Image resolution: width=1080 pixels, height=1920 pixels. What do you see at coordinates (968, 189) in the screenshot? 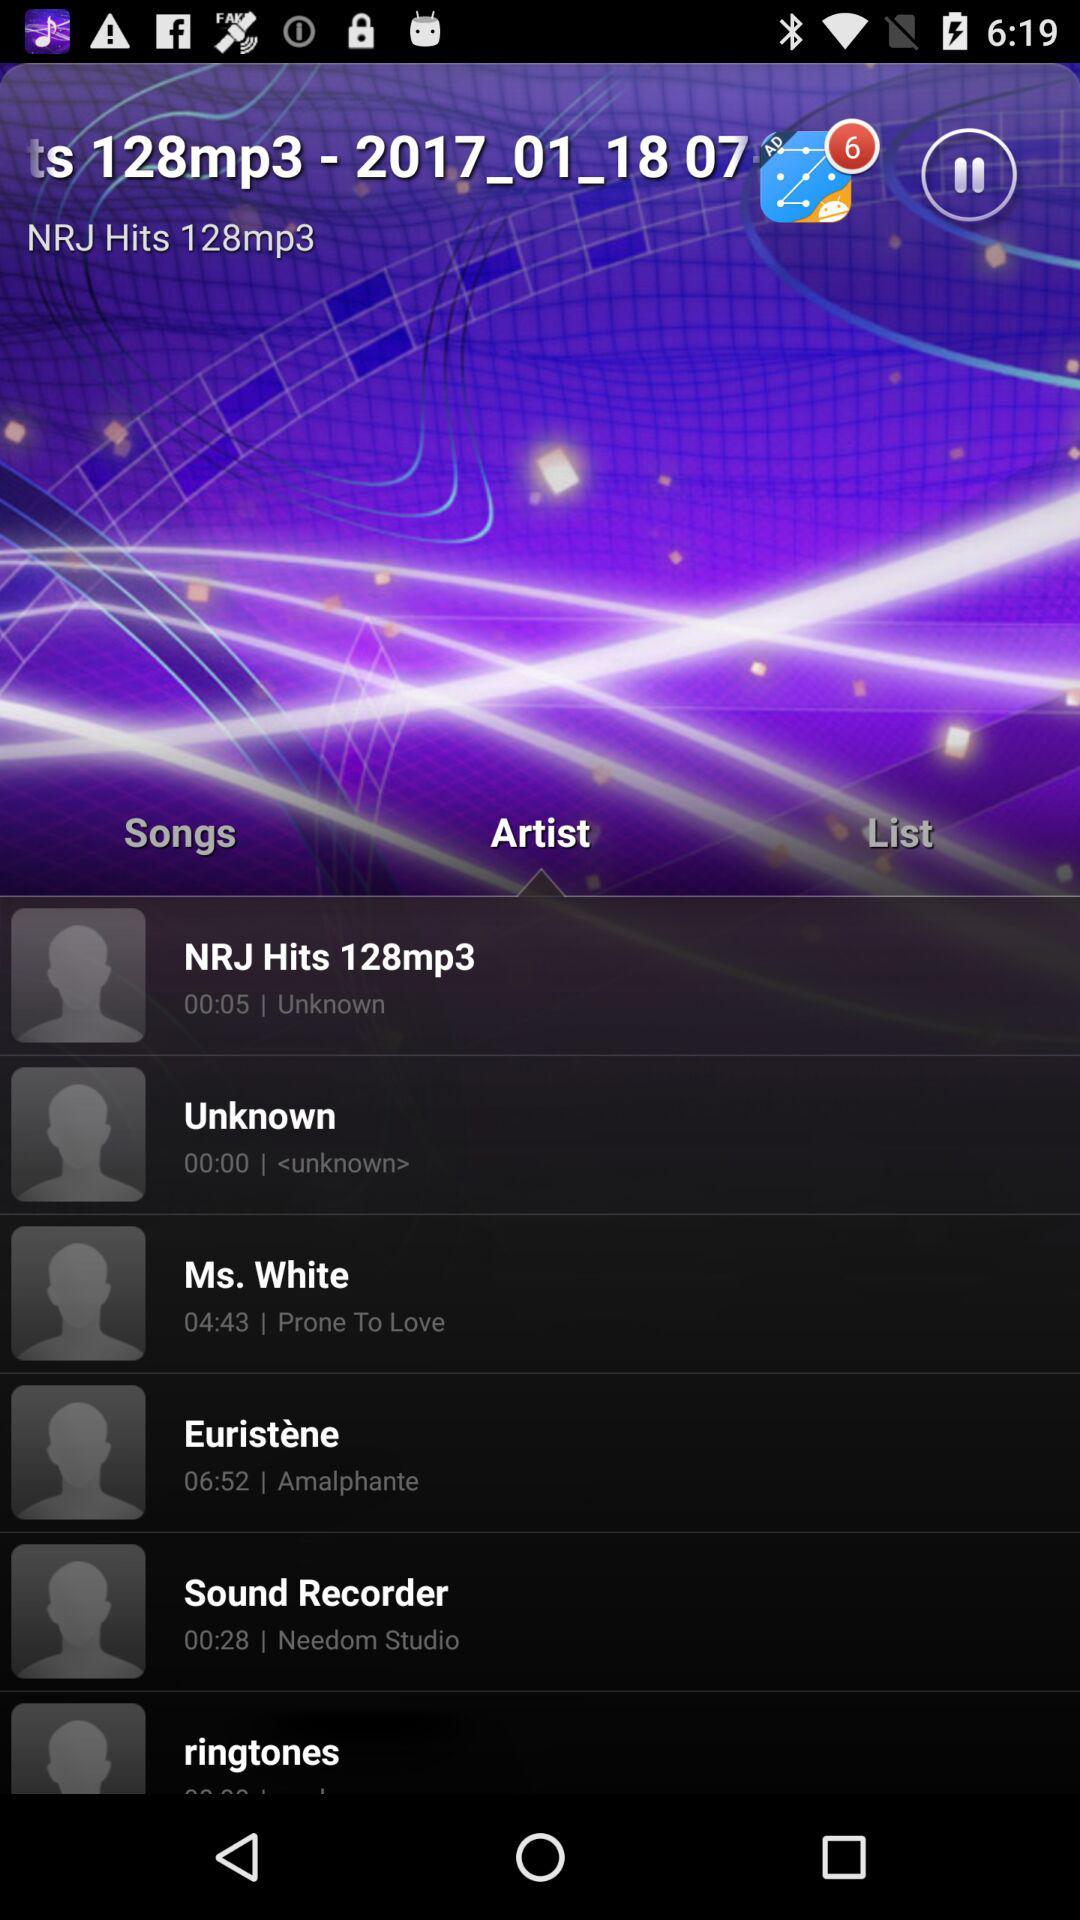
I see `the pause icon` at bounding box center [968, 189].